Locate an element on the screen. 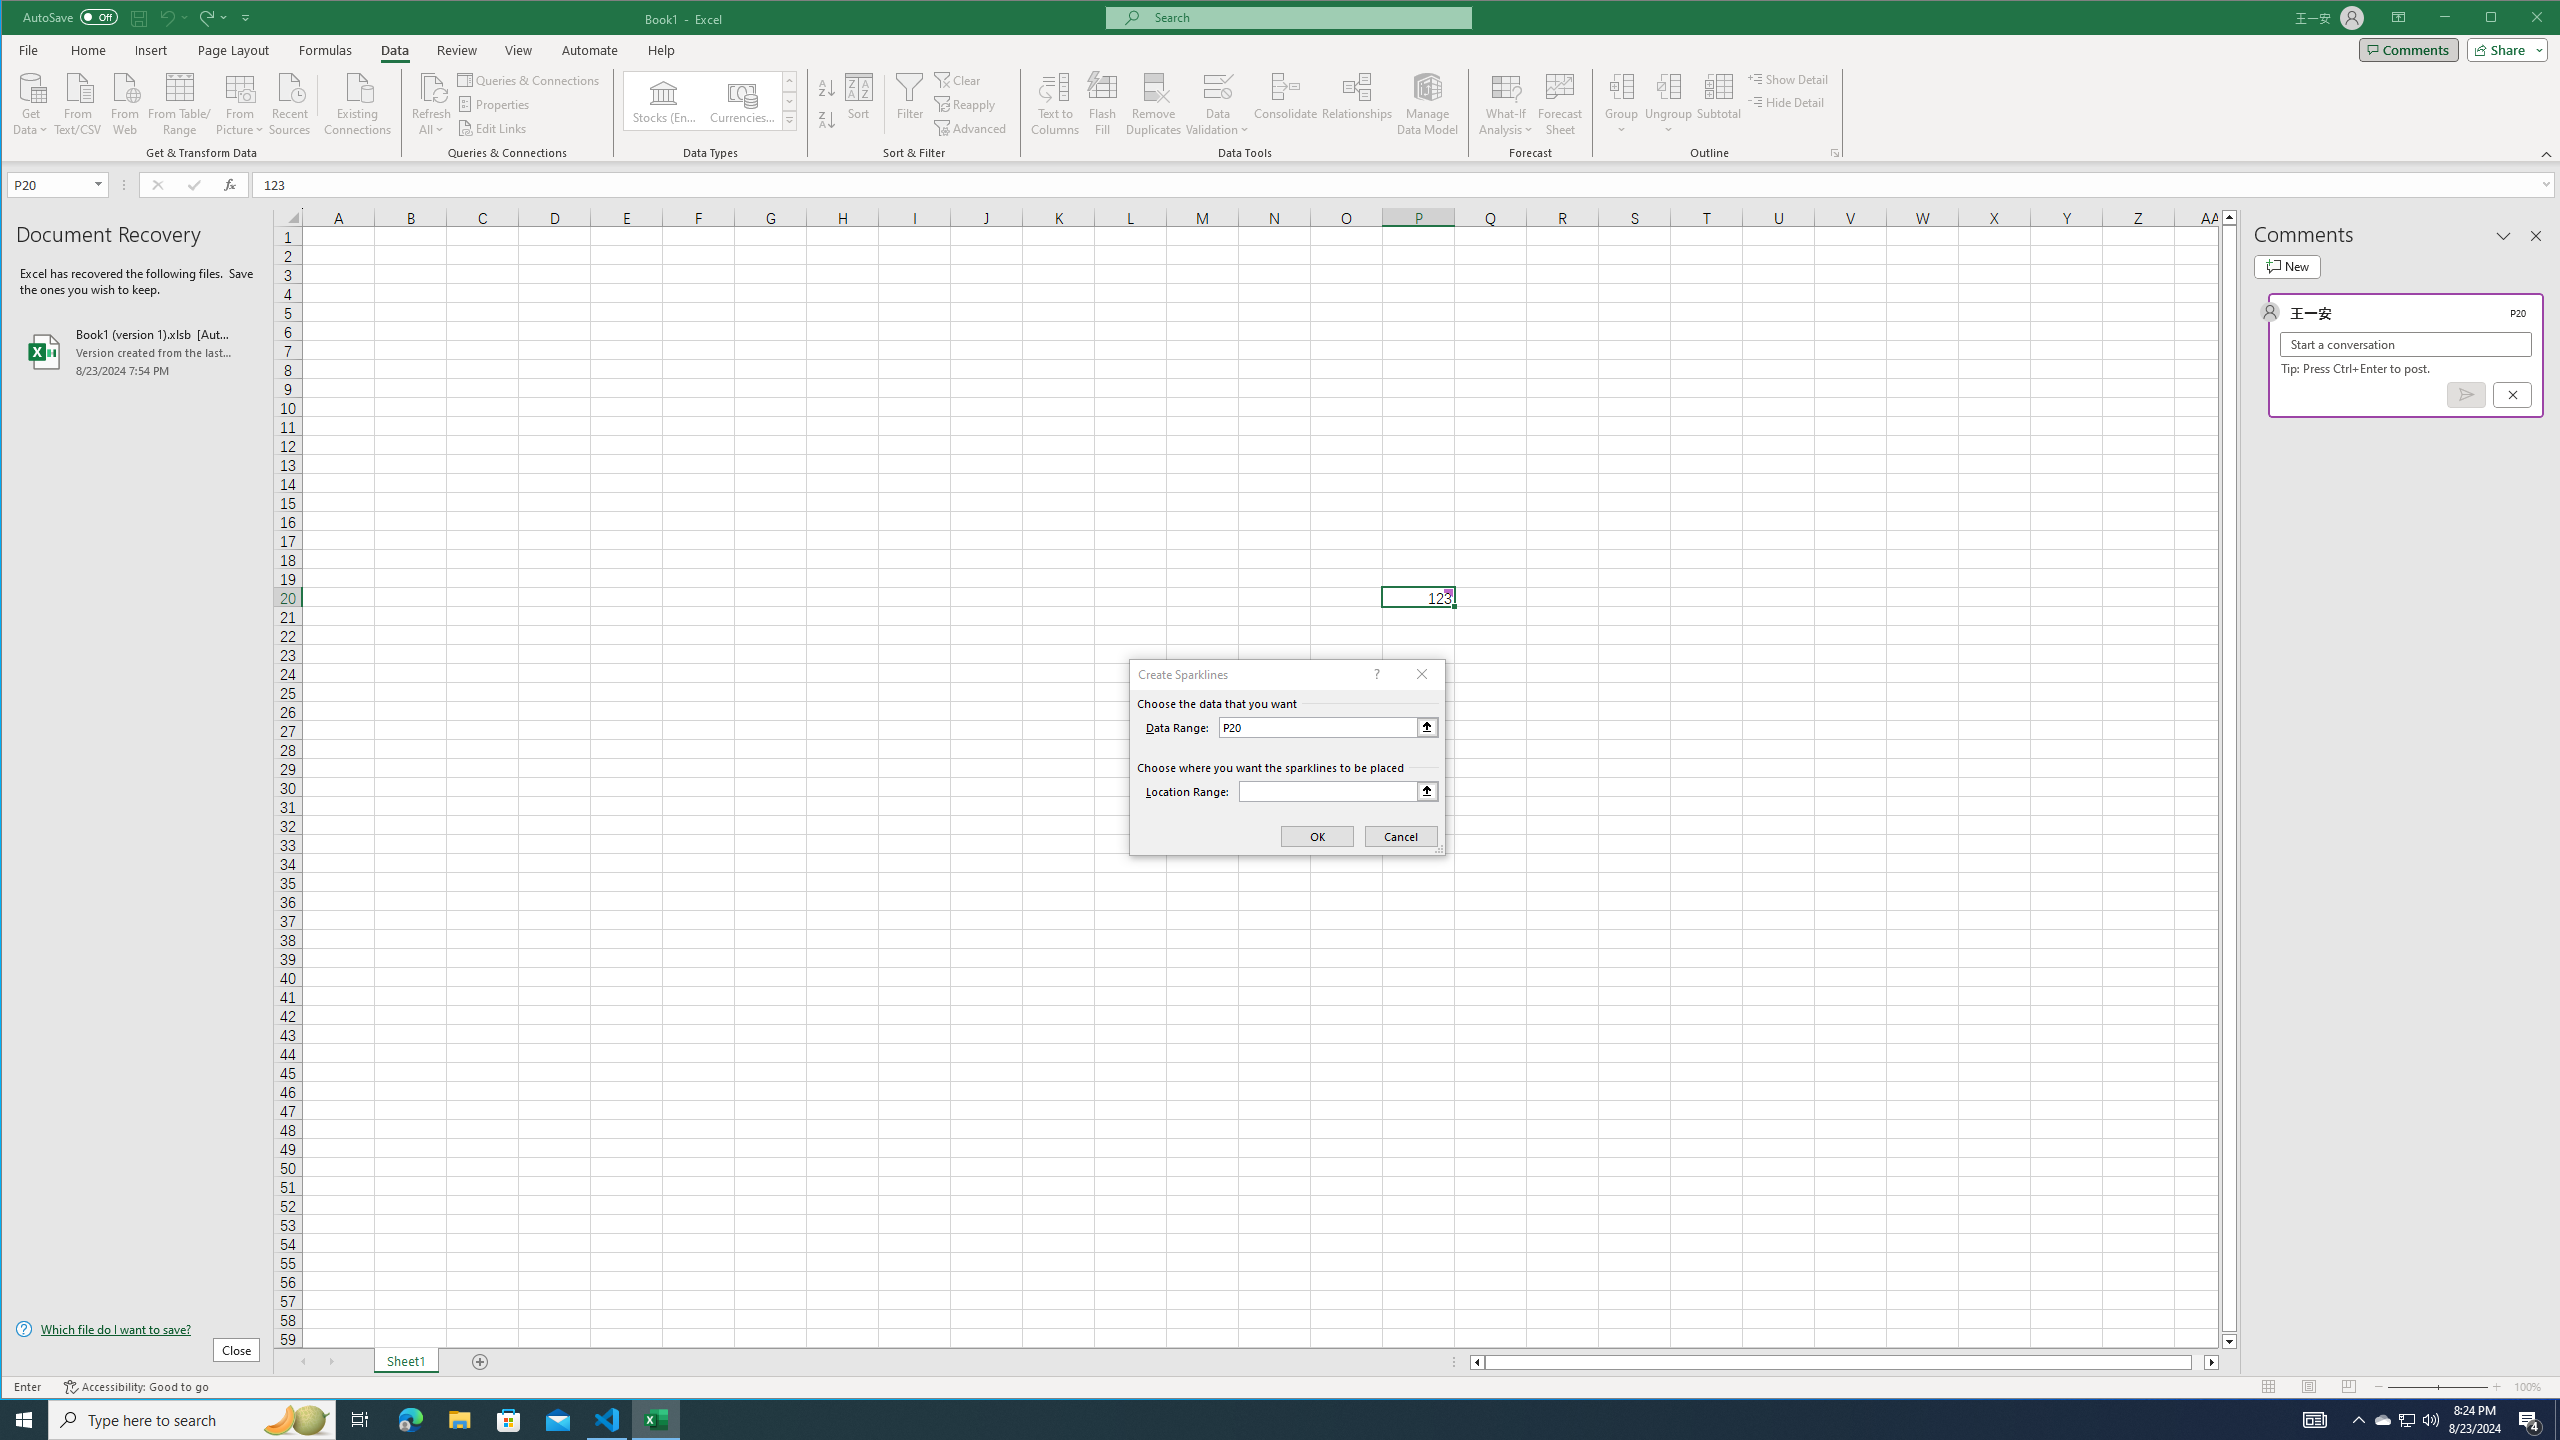 The width and height of the screenshot is (2560, 1440). 'Consolidate...' is located at coordinates (1285, 103).